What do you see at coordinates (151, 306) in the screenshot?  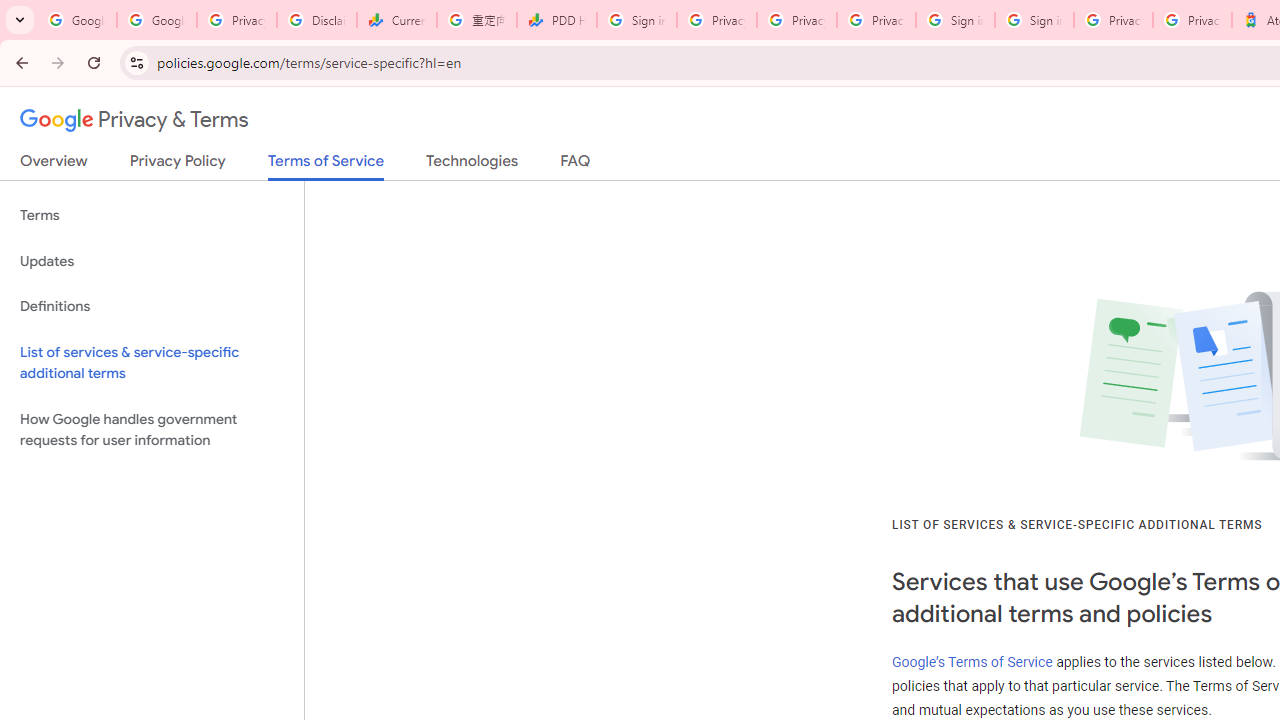 I see `'Definitions'` at bounding box center [151, 306].